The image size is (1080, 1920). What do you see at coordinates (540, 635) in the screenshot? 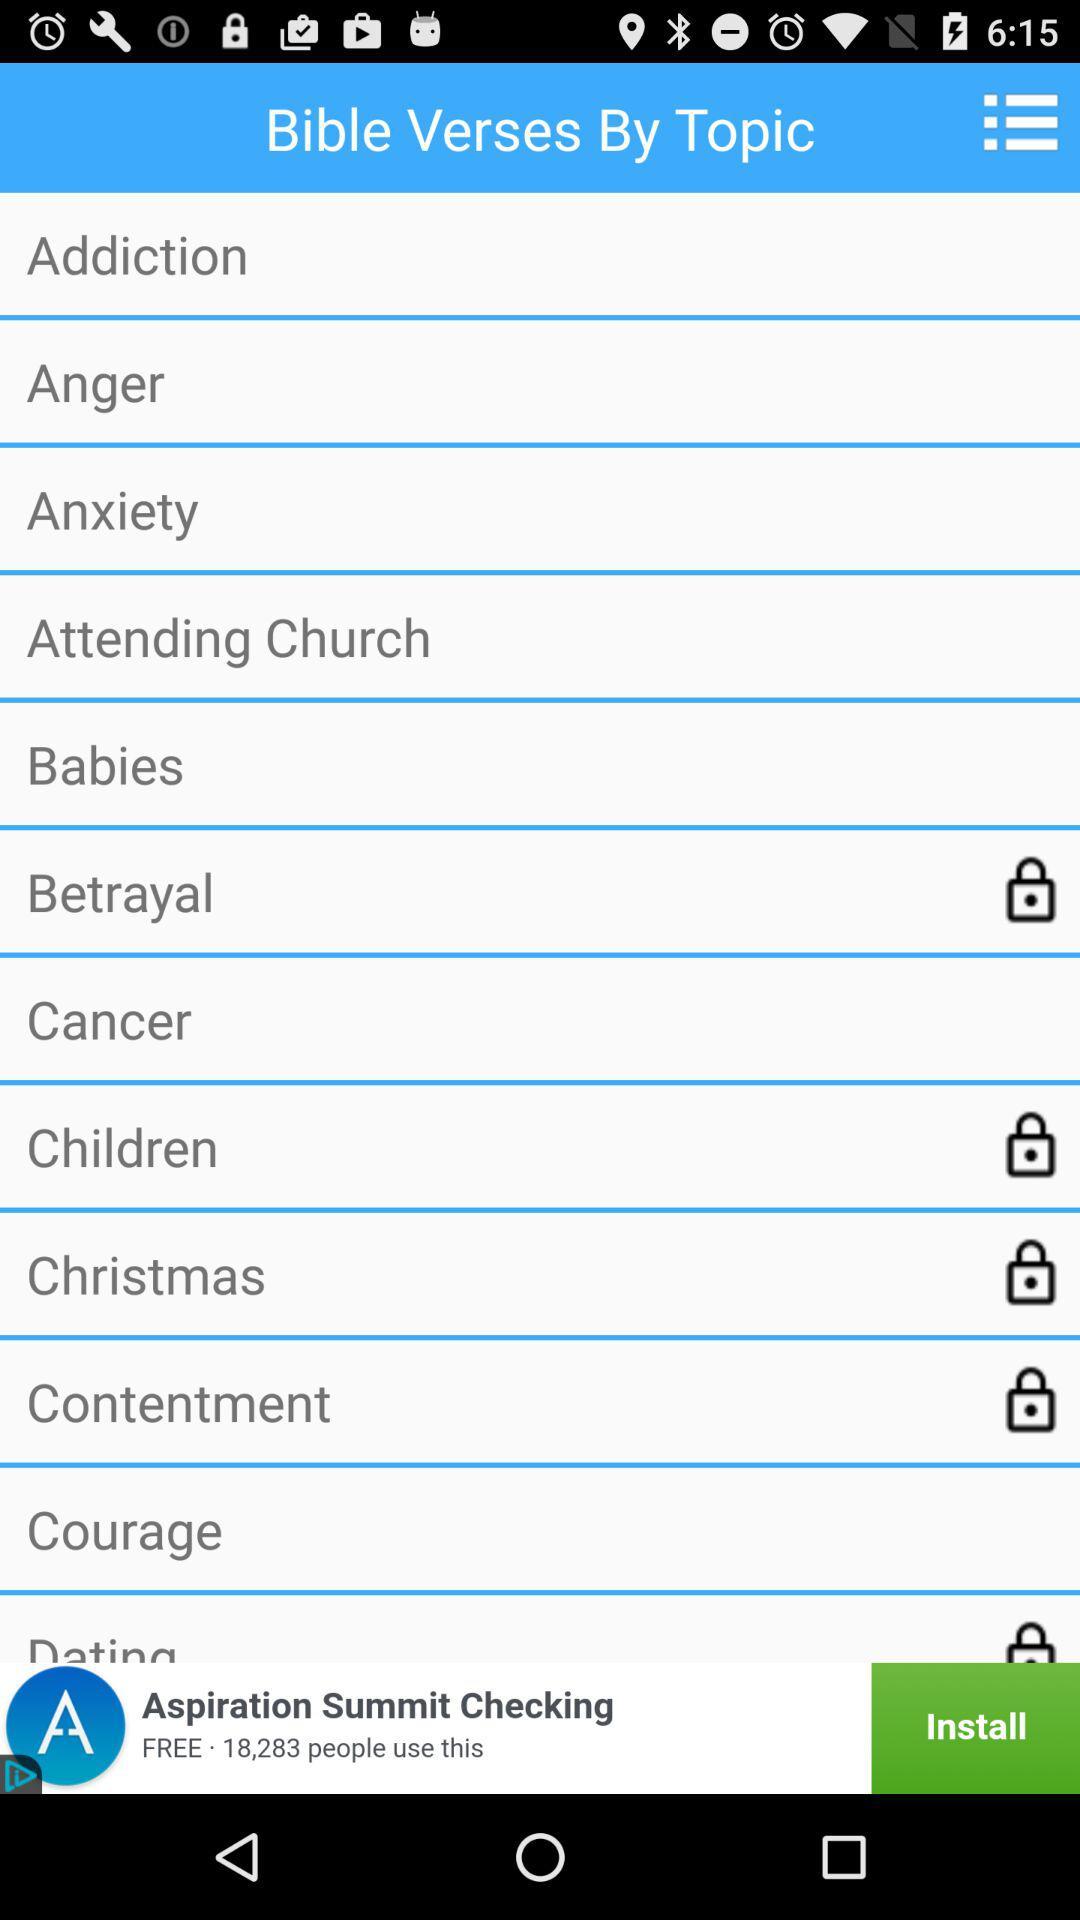
I see `the app above the babies item` at bounding box center [540, 635].